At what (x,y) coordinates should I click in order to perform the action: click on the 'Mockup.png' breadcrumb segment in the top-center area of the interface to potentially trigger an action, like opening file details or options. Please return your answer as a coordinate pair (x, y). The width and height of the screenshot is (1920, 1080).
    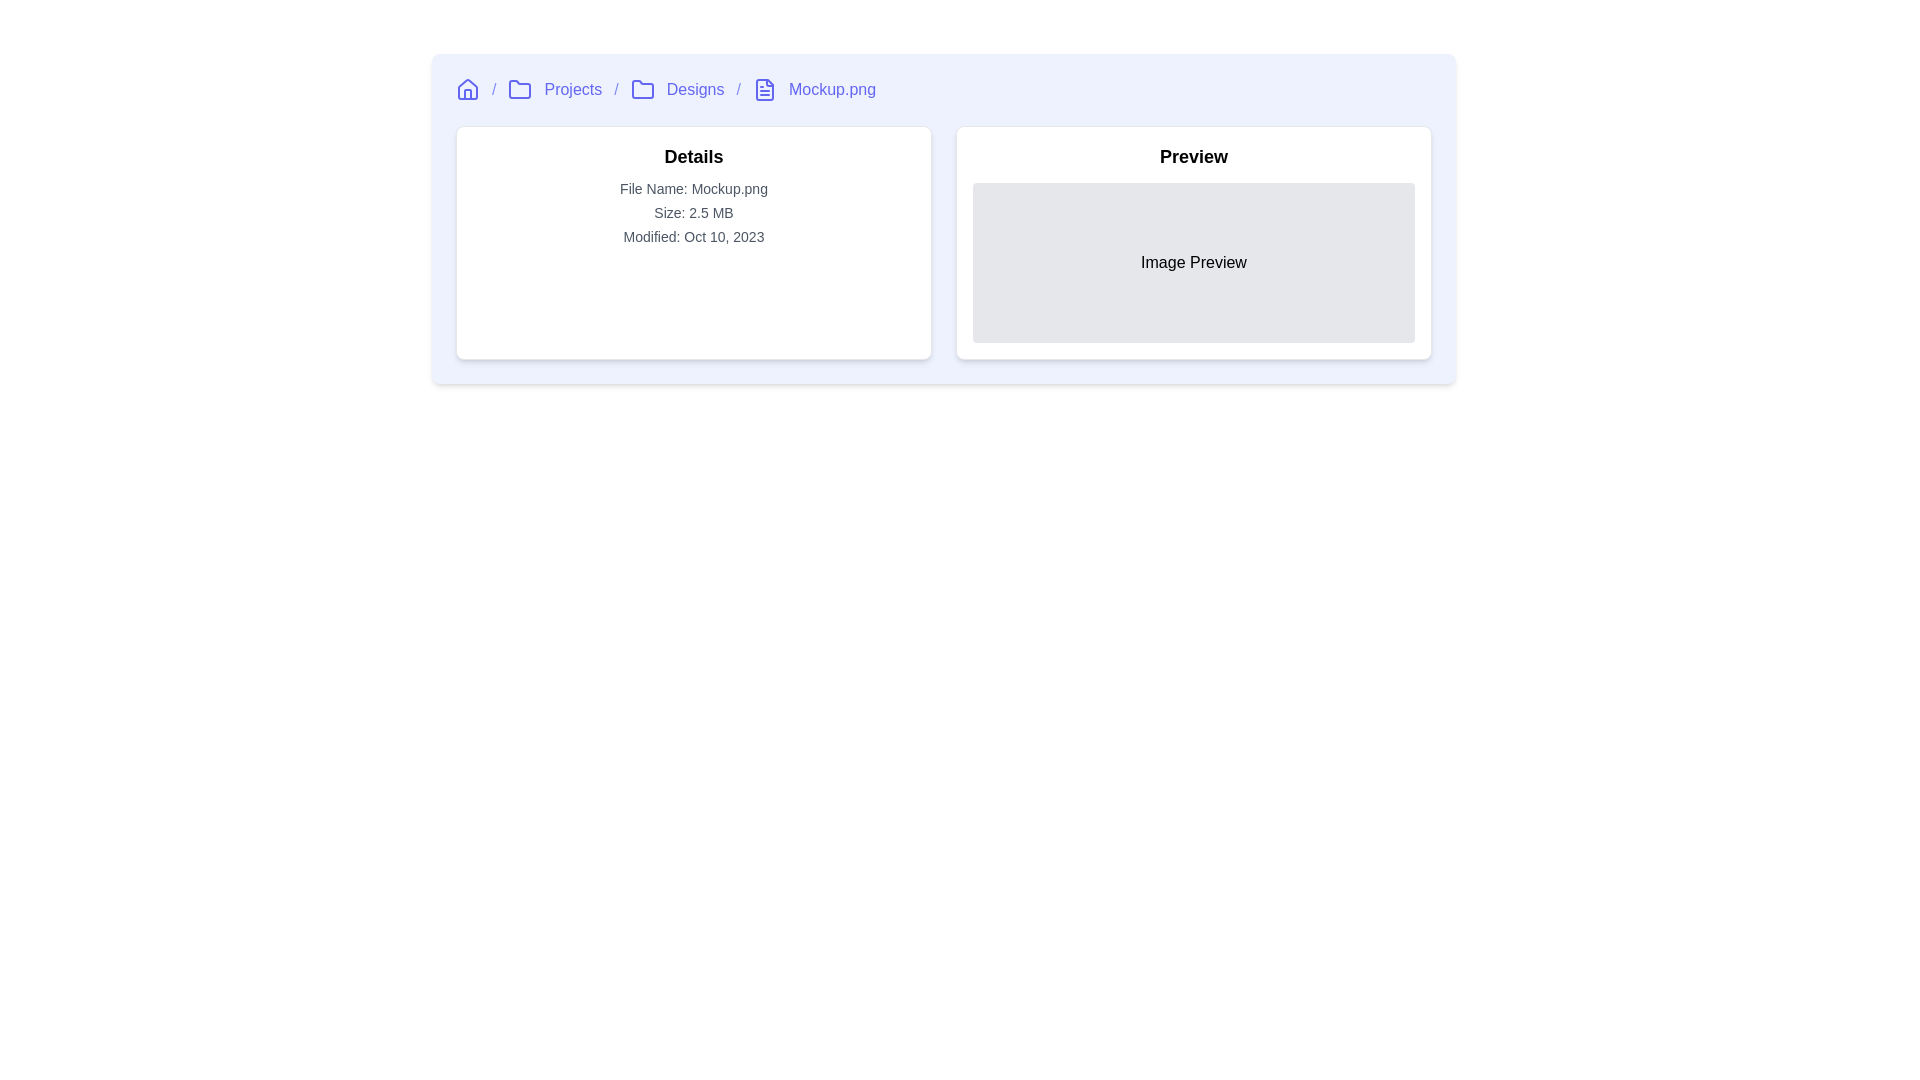
    Looking at the image, I should click on (832, 88).